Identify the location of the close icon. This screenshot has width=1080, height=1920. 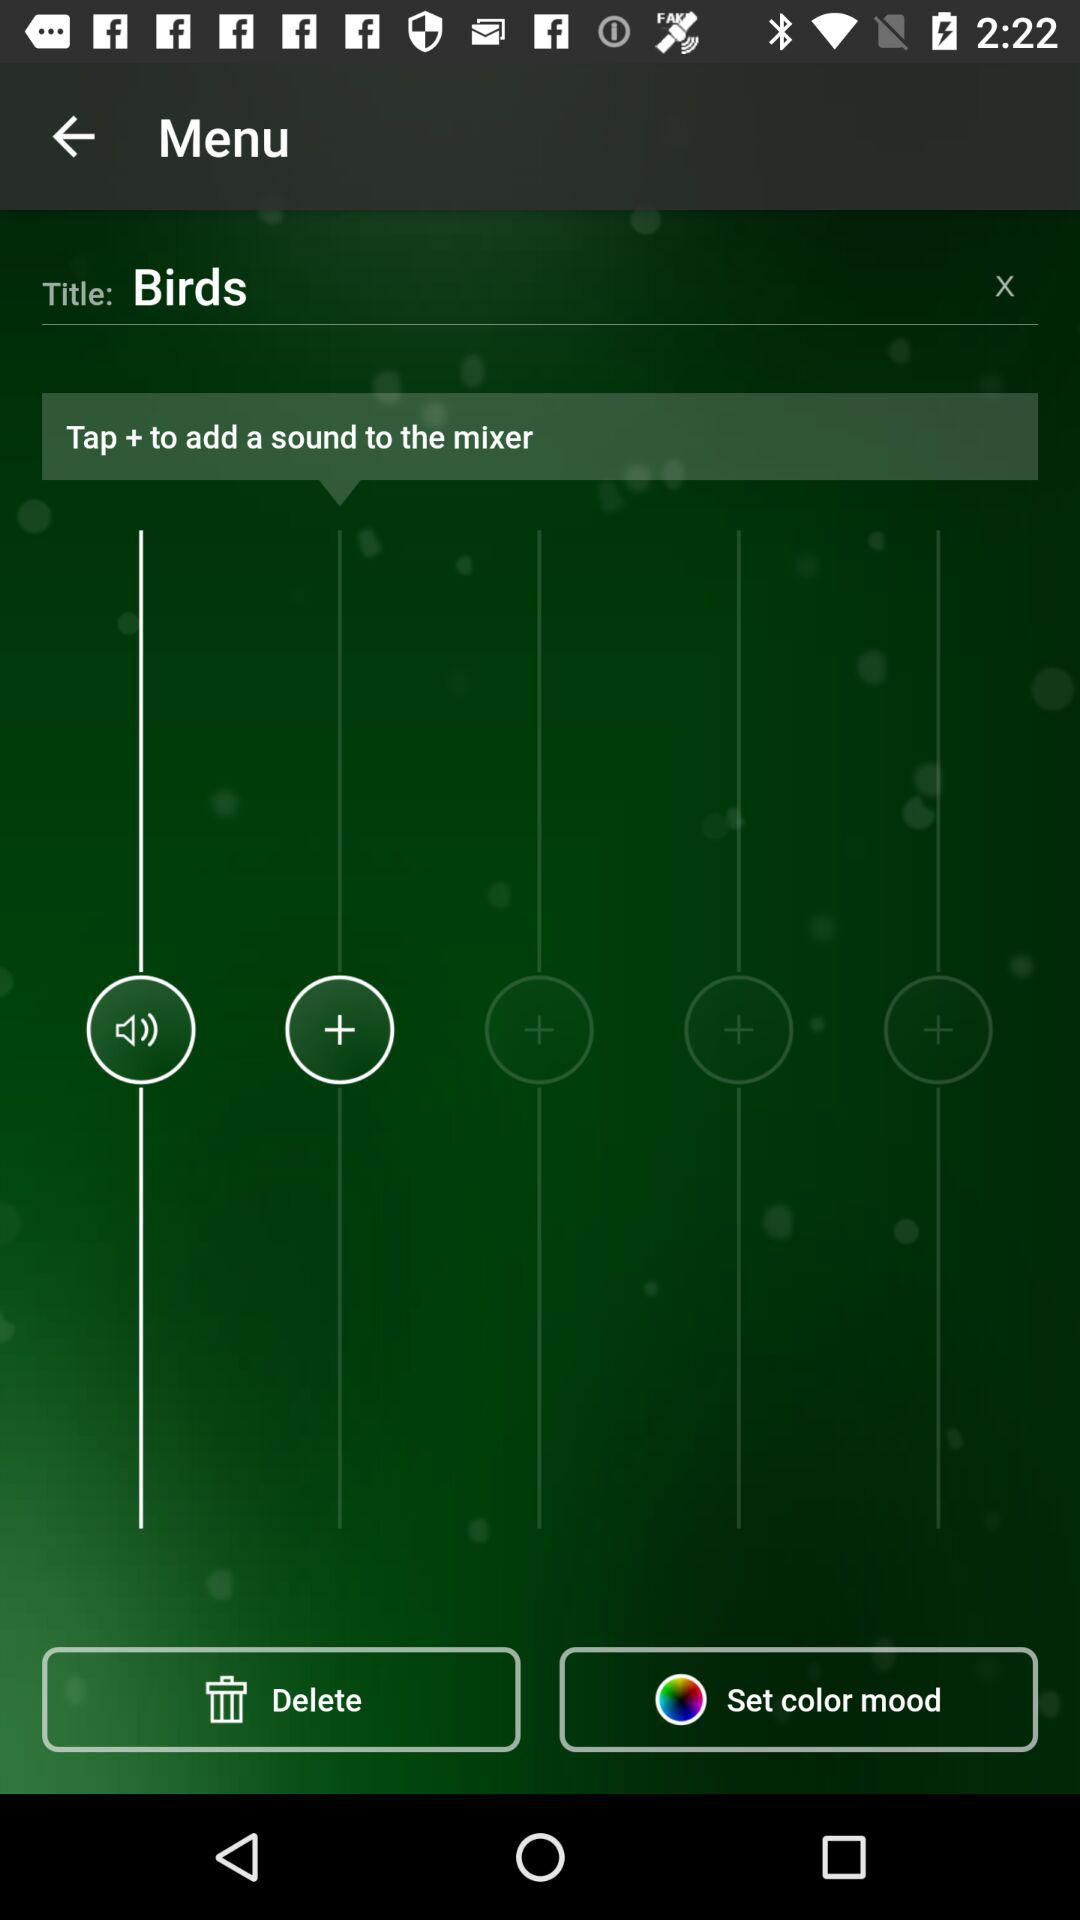
(1005, 284).